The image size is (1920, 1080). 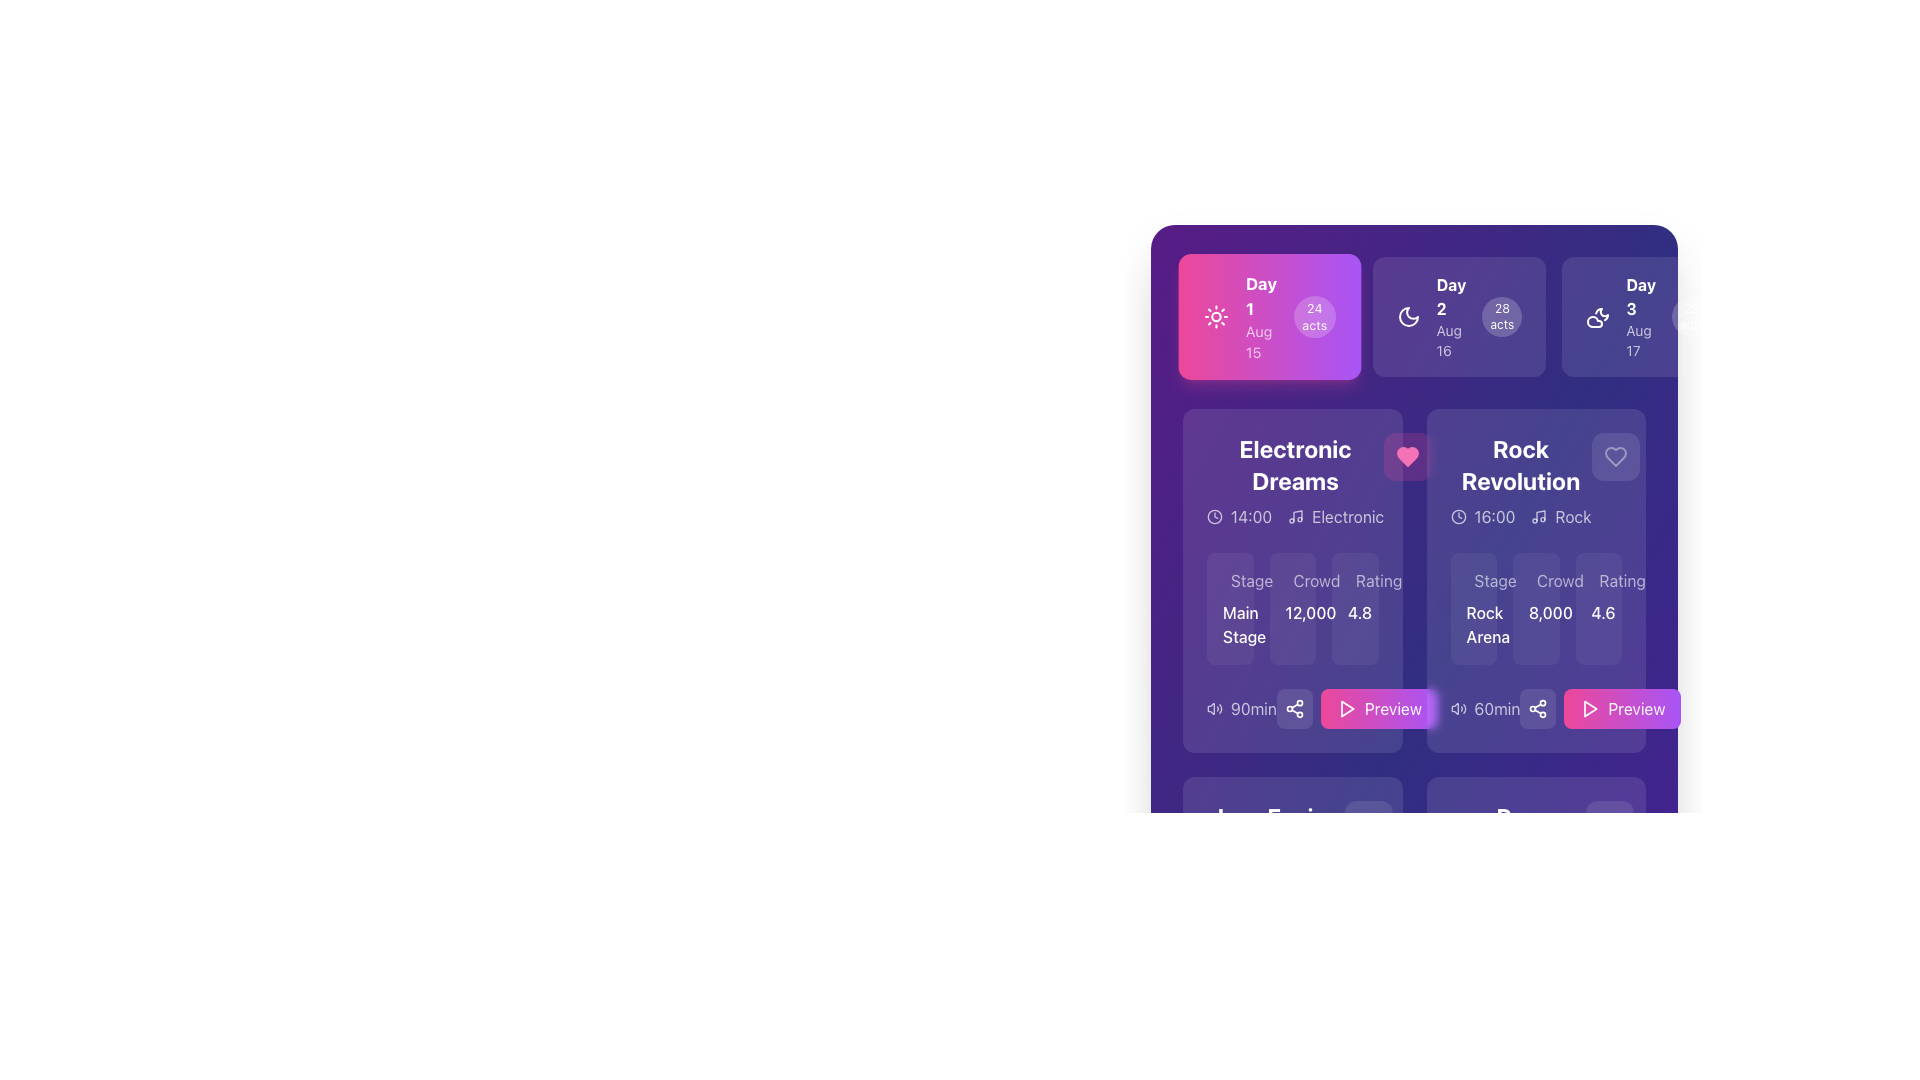 I want to click on vertical bar of the music symbol represented as a Vector shape element within the SVG graphic, so click(x=1298, y=515).